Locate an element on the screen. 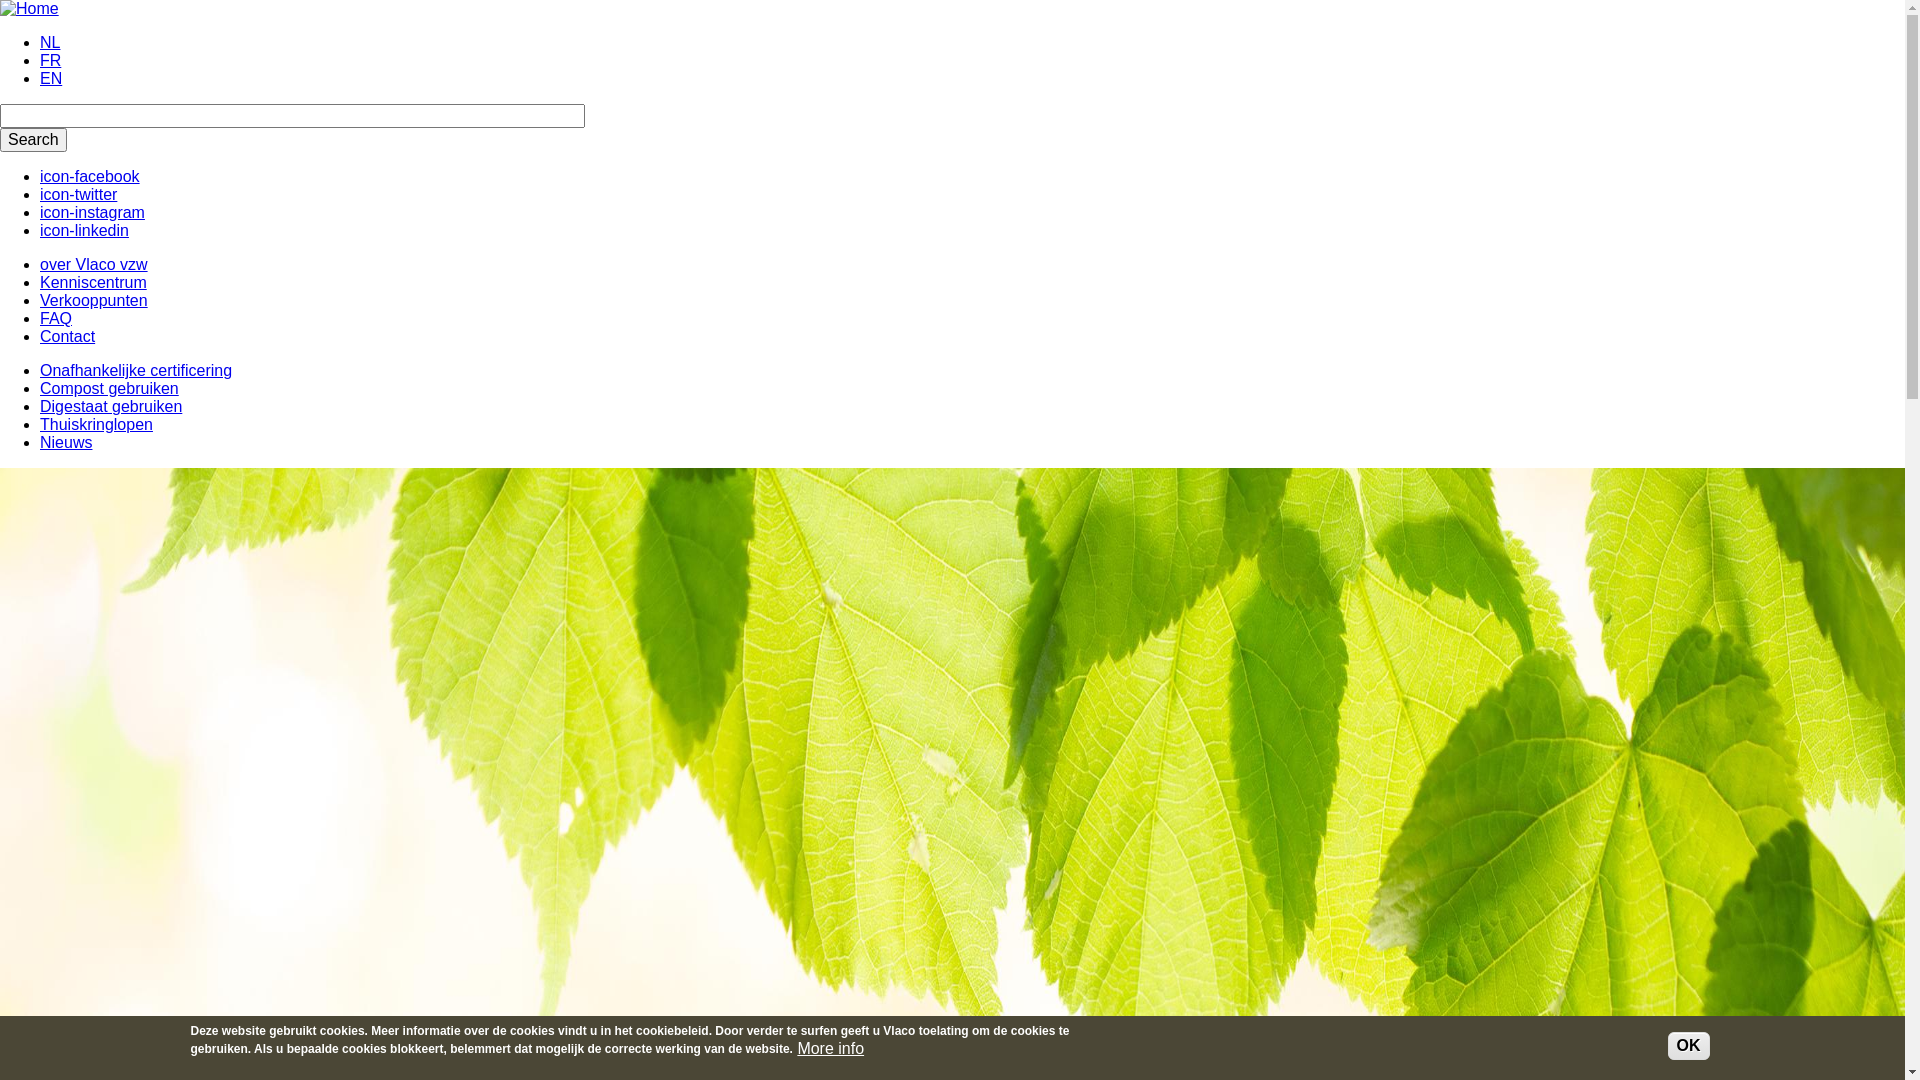  'FR' is located at coordinates (50, 59).